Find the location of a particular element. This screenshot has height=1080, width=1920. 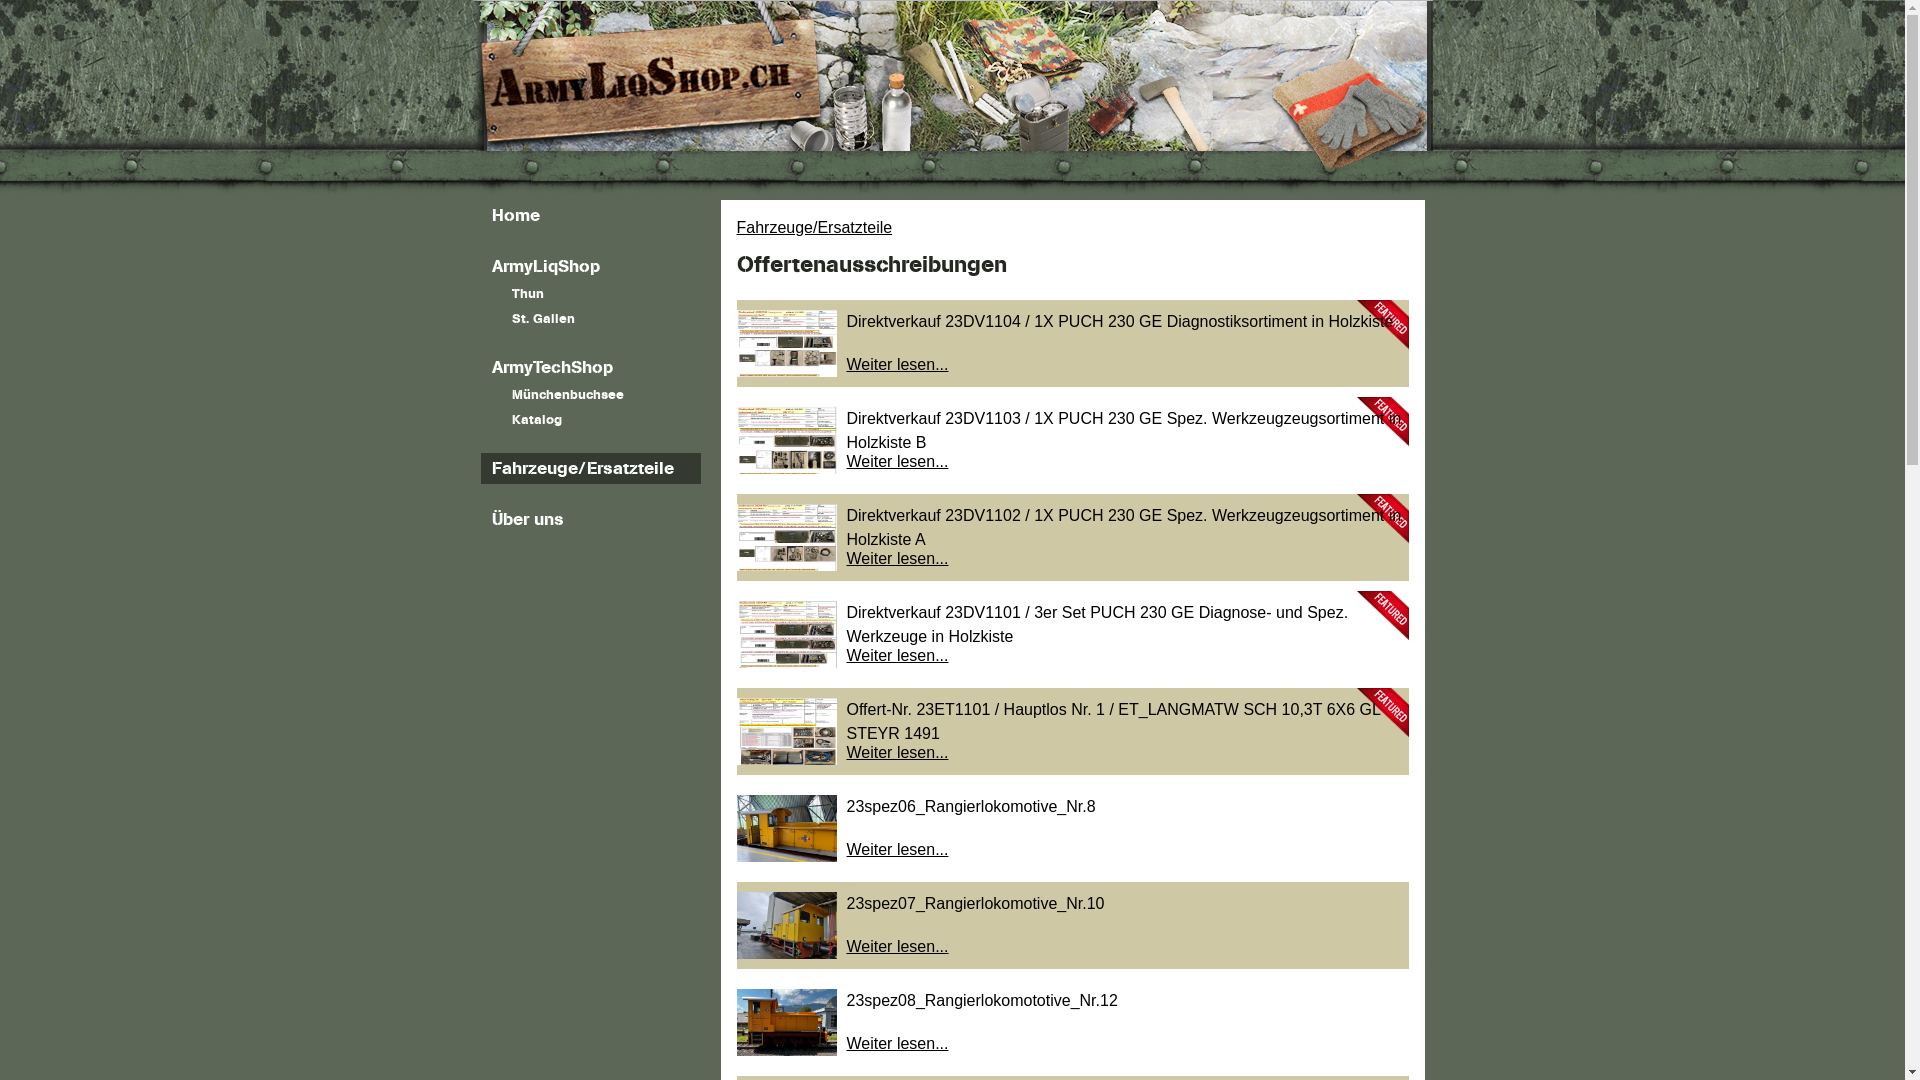

'Fahrzeuge/Ersatzteile' is located at coordinates (589, 468).